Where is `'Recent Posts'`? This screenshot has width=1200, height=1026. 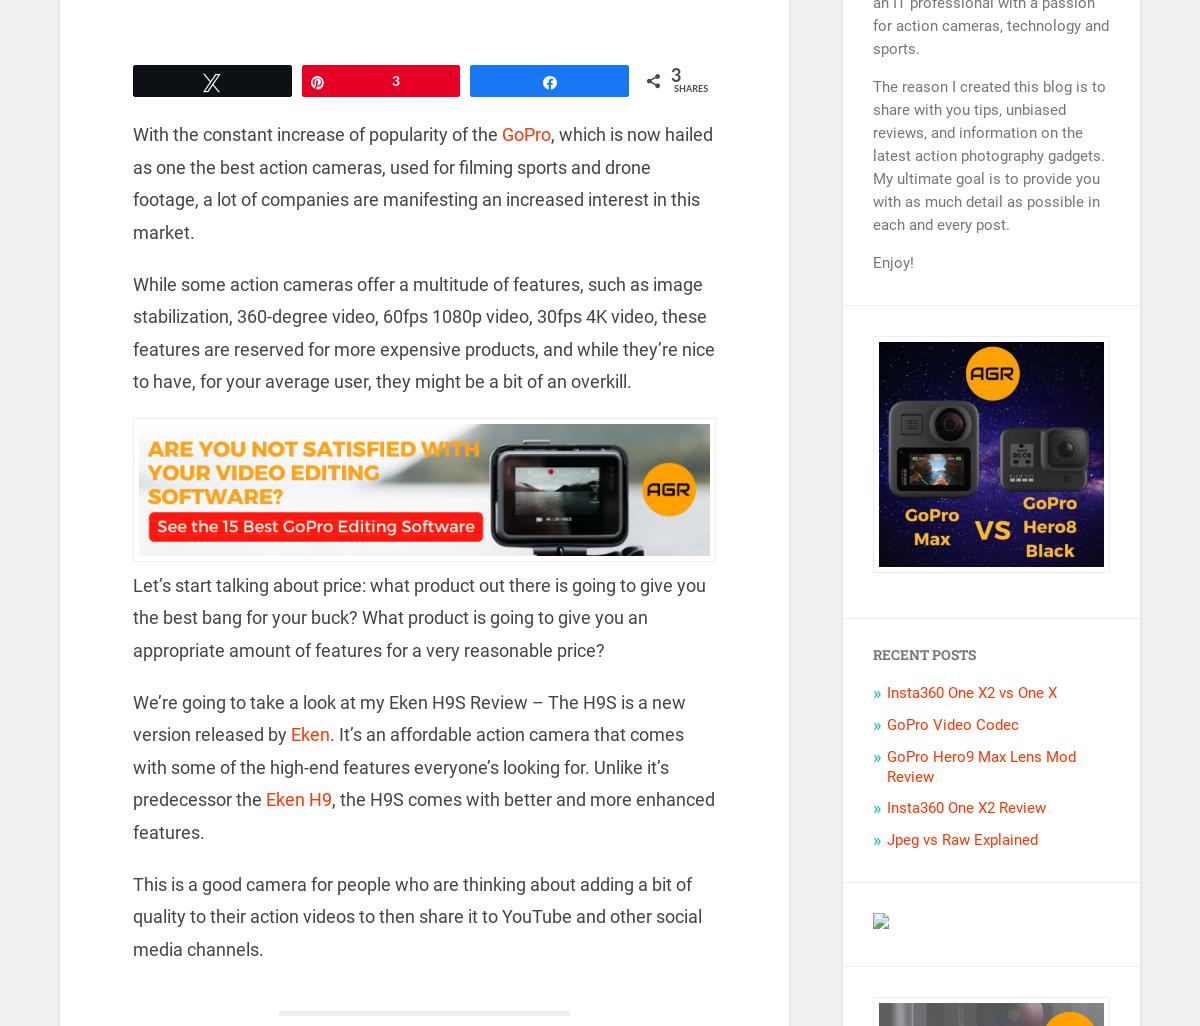 'Recent Posts' is located at coordinates (924, 654).